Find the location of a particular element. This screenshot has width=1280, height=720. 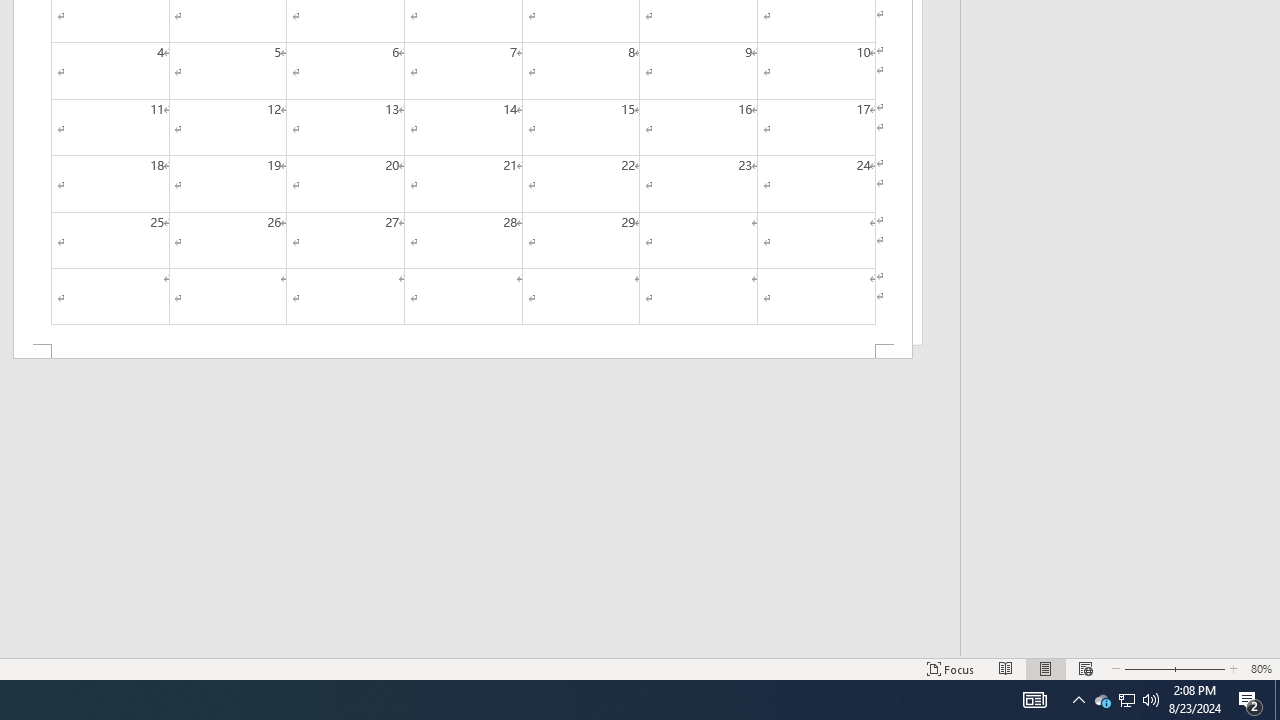

'Print Layout' is located at coordinates (1045, 669).